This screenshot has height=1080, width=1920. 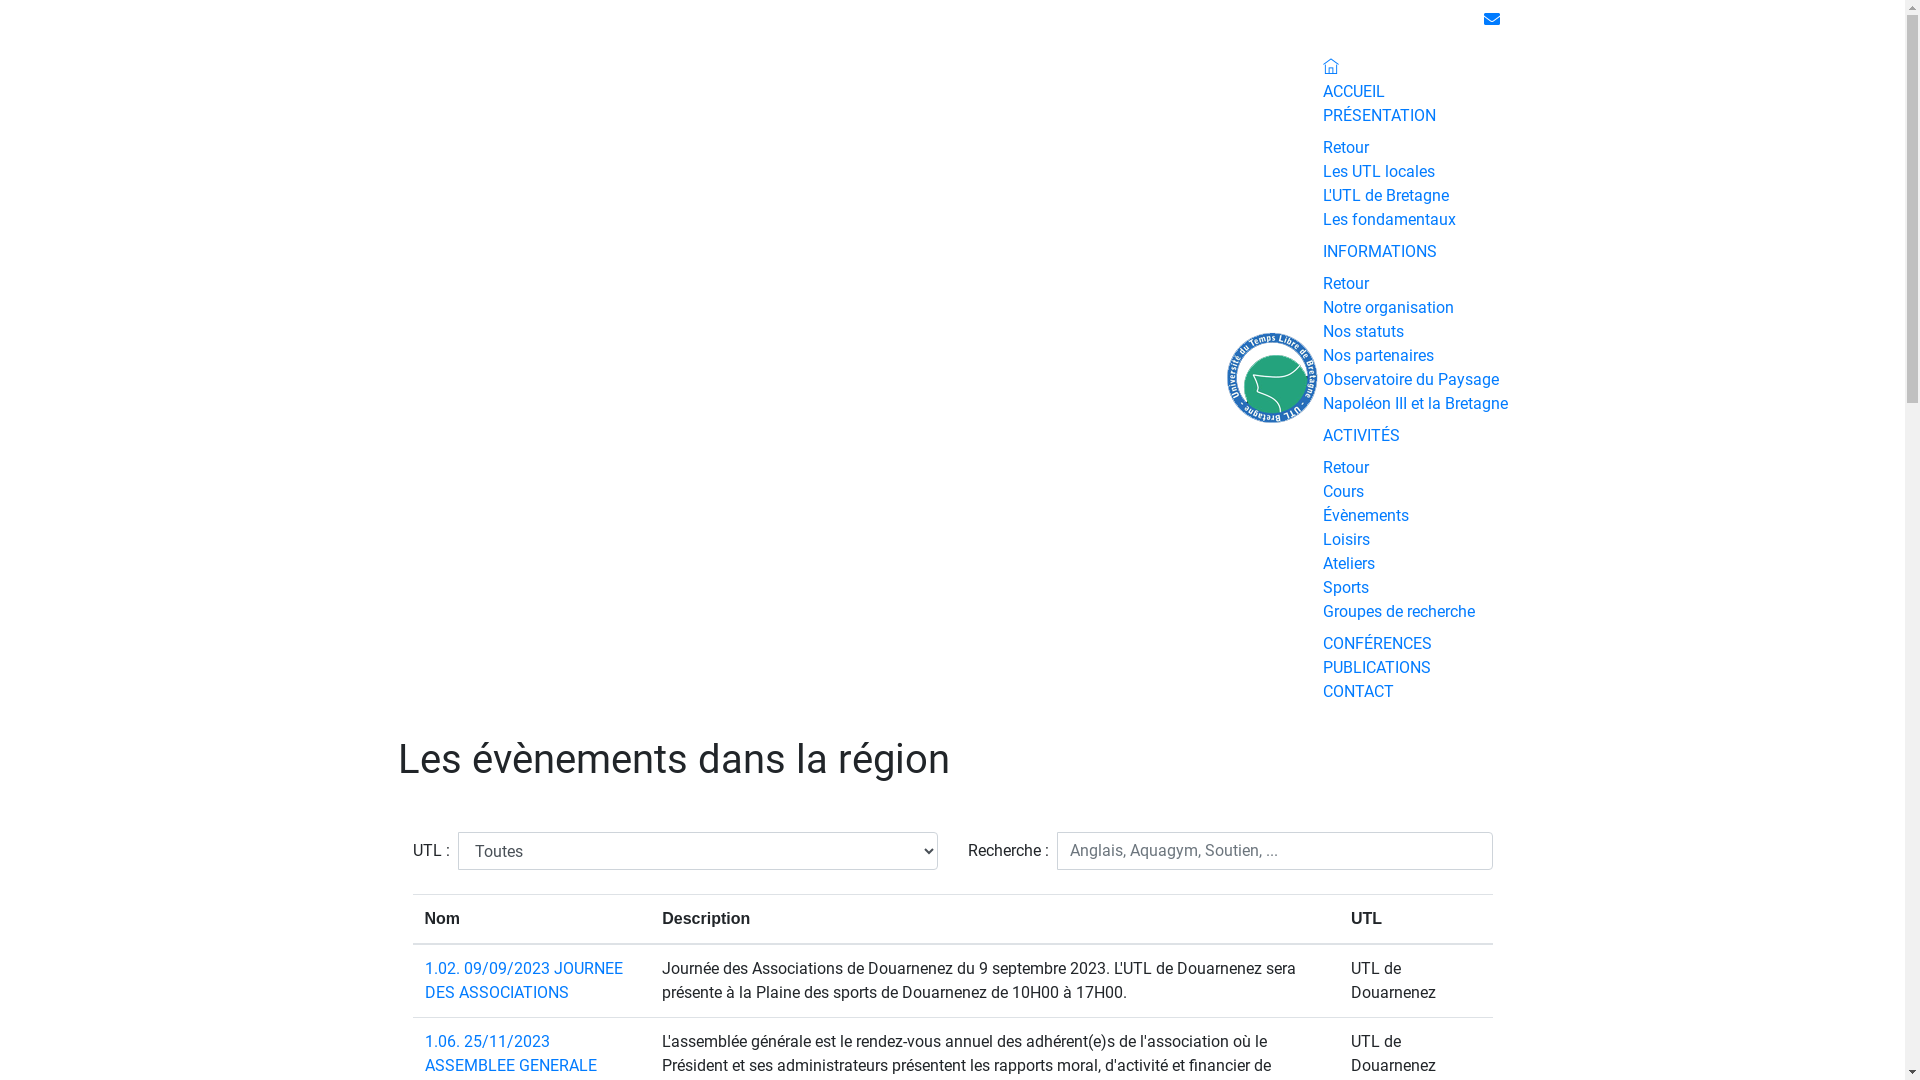 I want to click on '1.02. 09/09/2023 JOURNEE DES ASSOCIATIONS', so click(x=422, y=979).